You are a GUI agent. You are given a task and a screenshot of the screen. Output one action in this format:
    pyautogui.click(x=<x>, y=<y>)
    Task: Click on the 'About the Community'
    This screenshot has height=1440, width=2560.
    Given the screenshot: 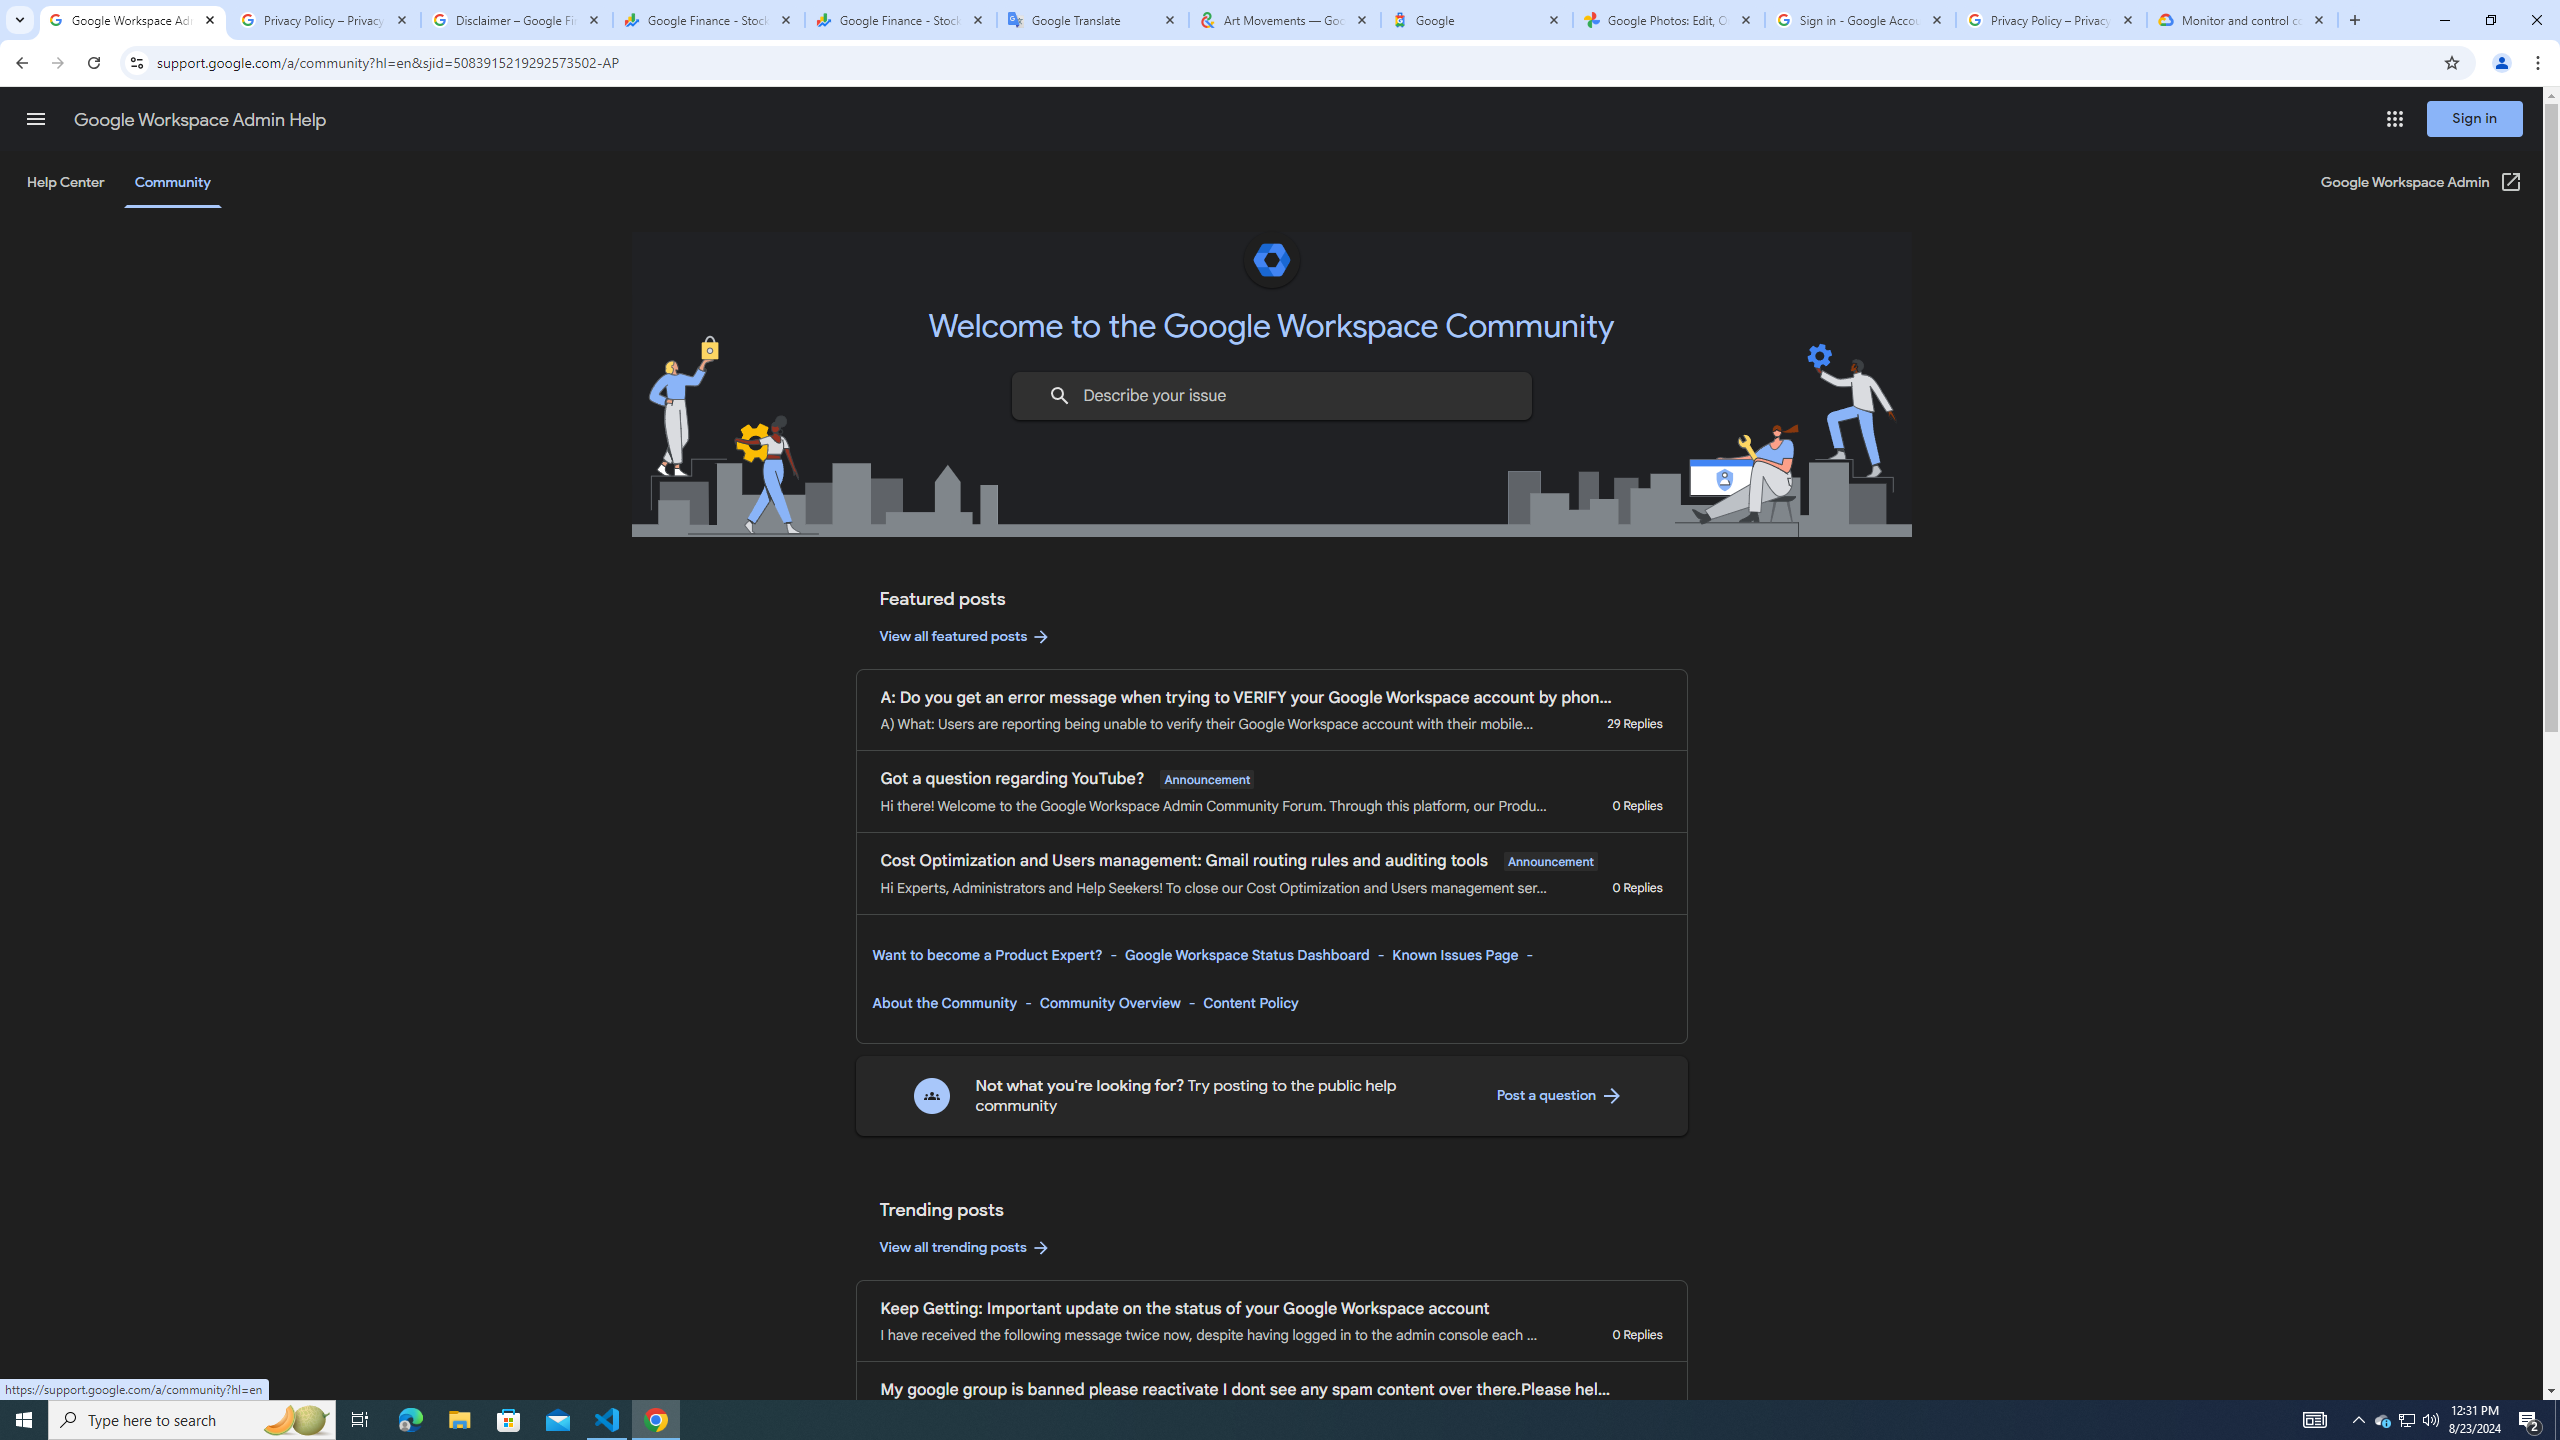 What is the action you would take?
    pyautogui.click(x=945, y=1002)
    